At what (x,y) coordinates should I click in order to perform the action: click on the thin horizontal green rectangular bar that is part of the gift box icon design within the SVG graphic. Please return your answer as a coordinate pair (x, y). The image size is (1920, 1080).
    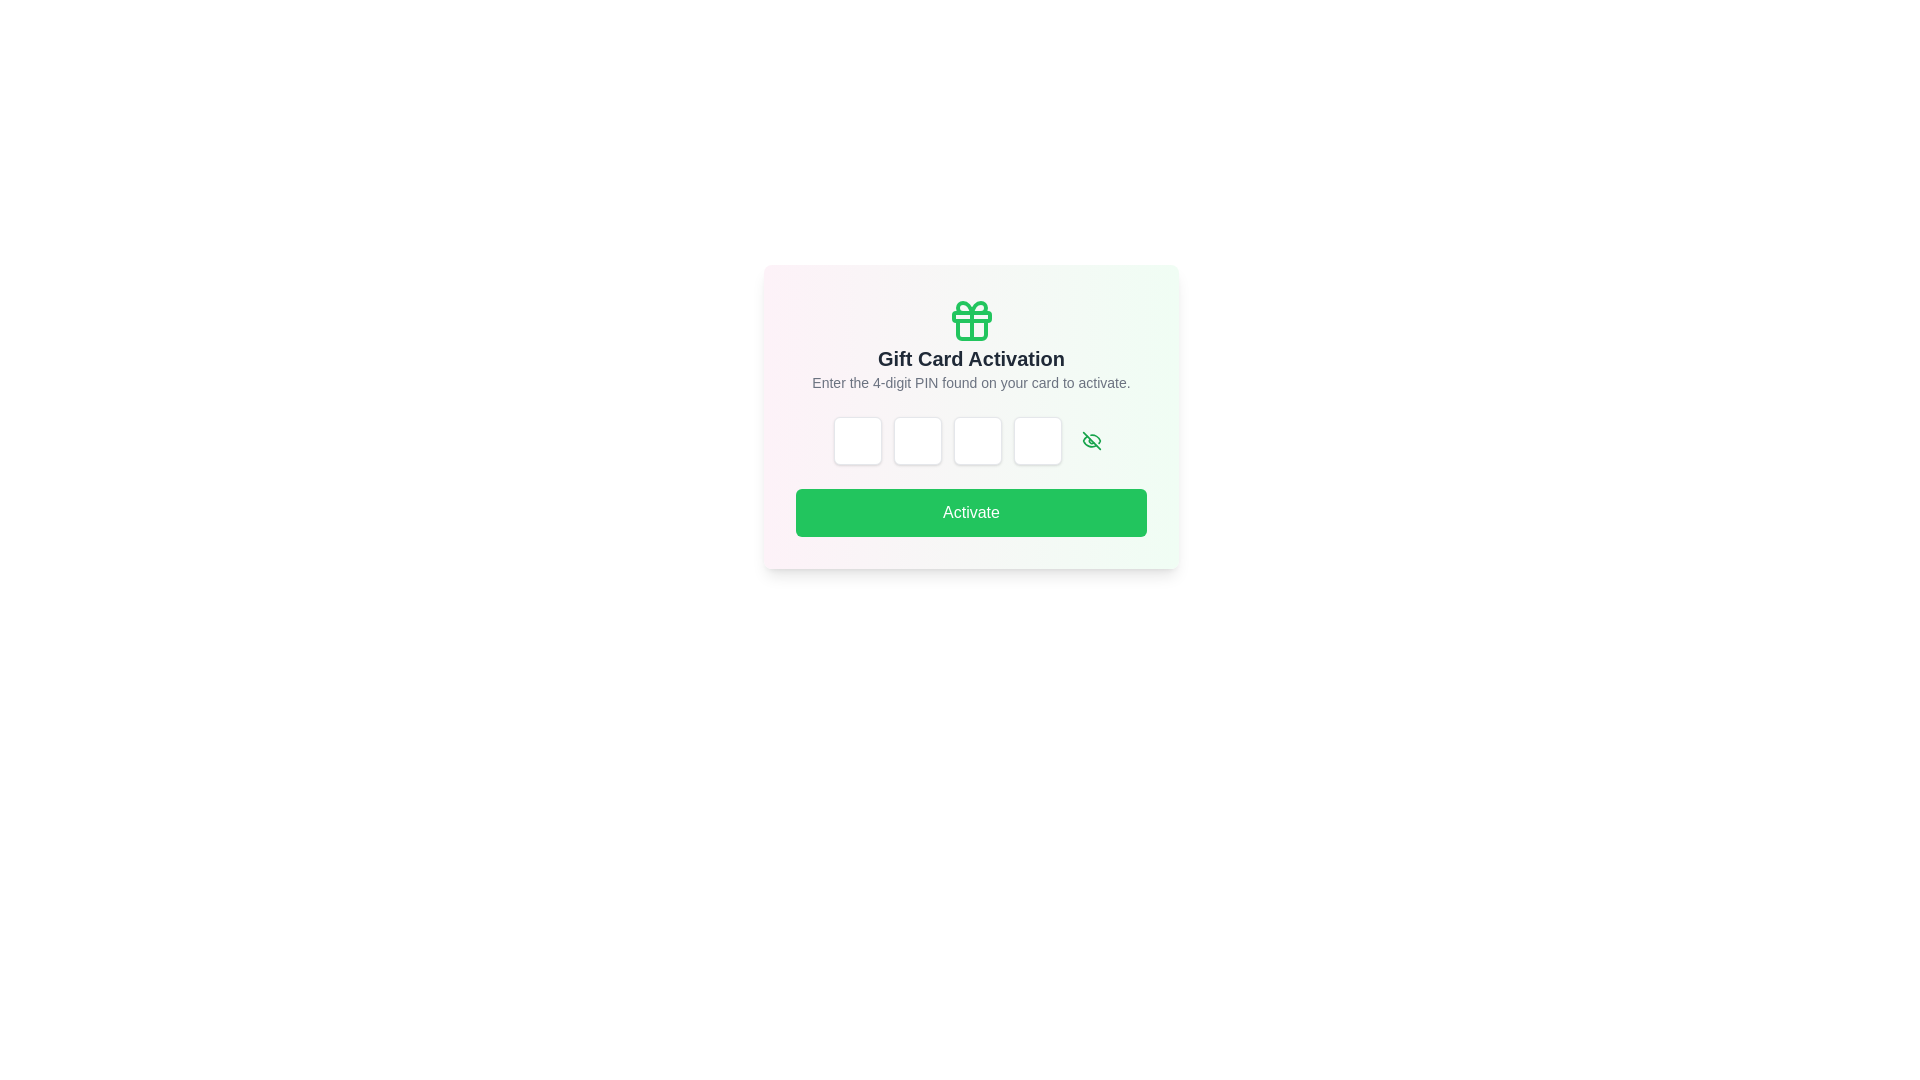
    Looking at the image, I should click on (971, 315).